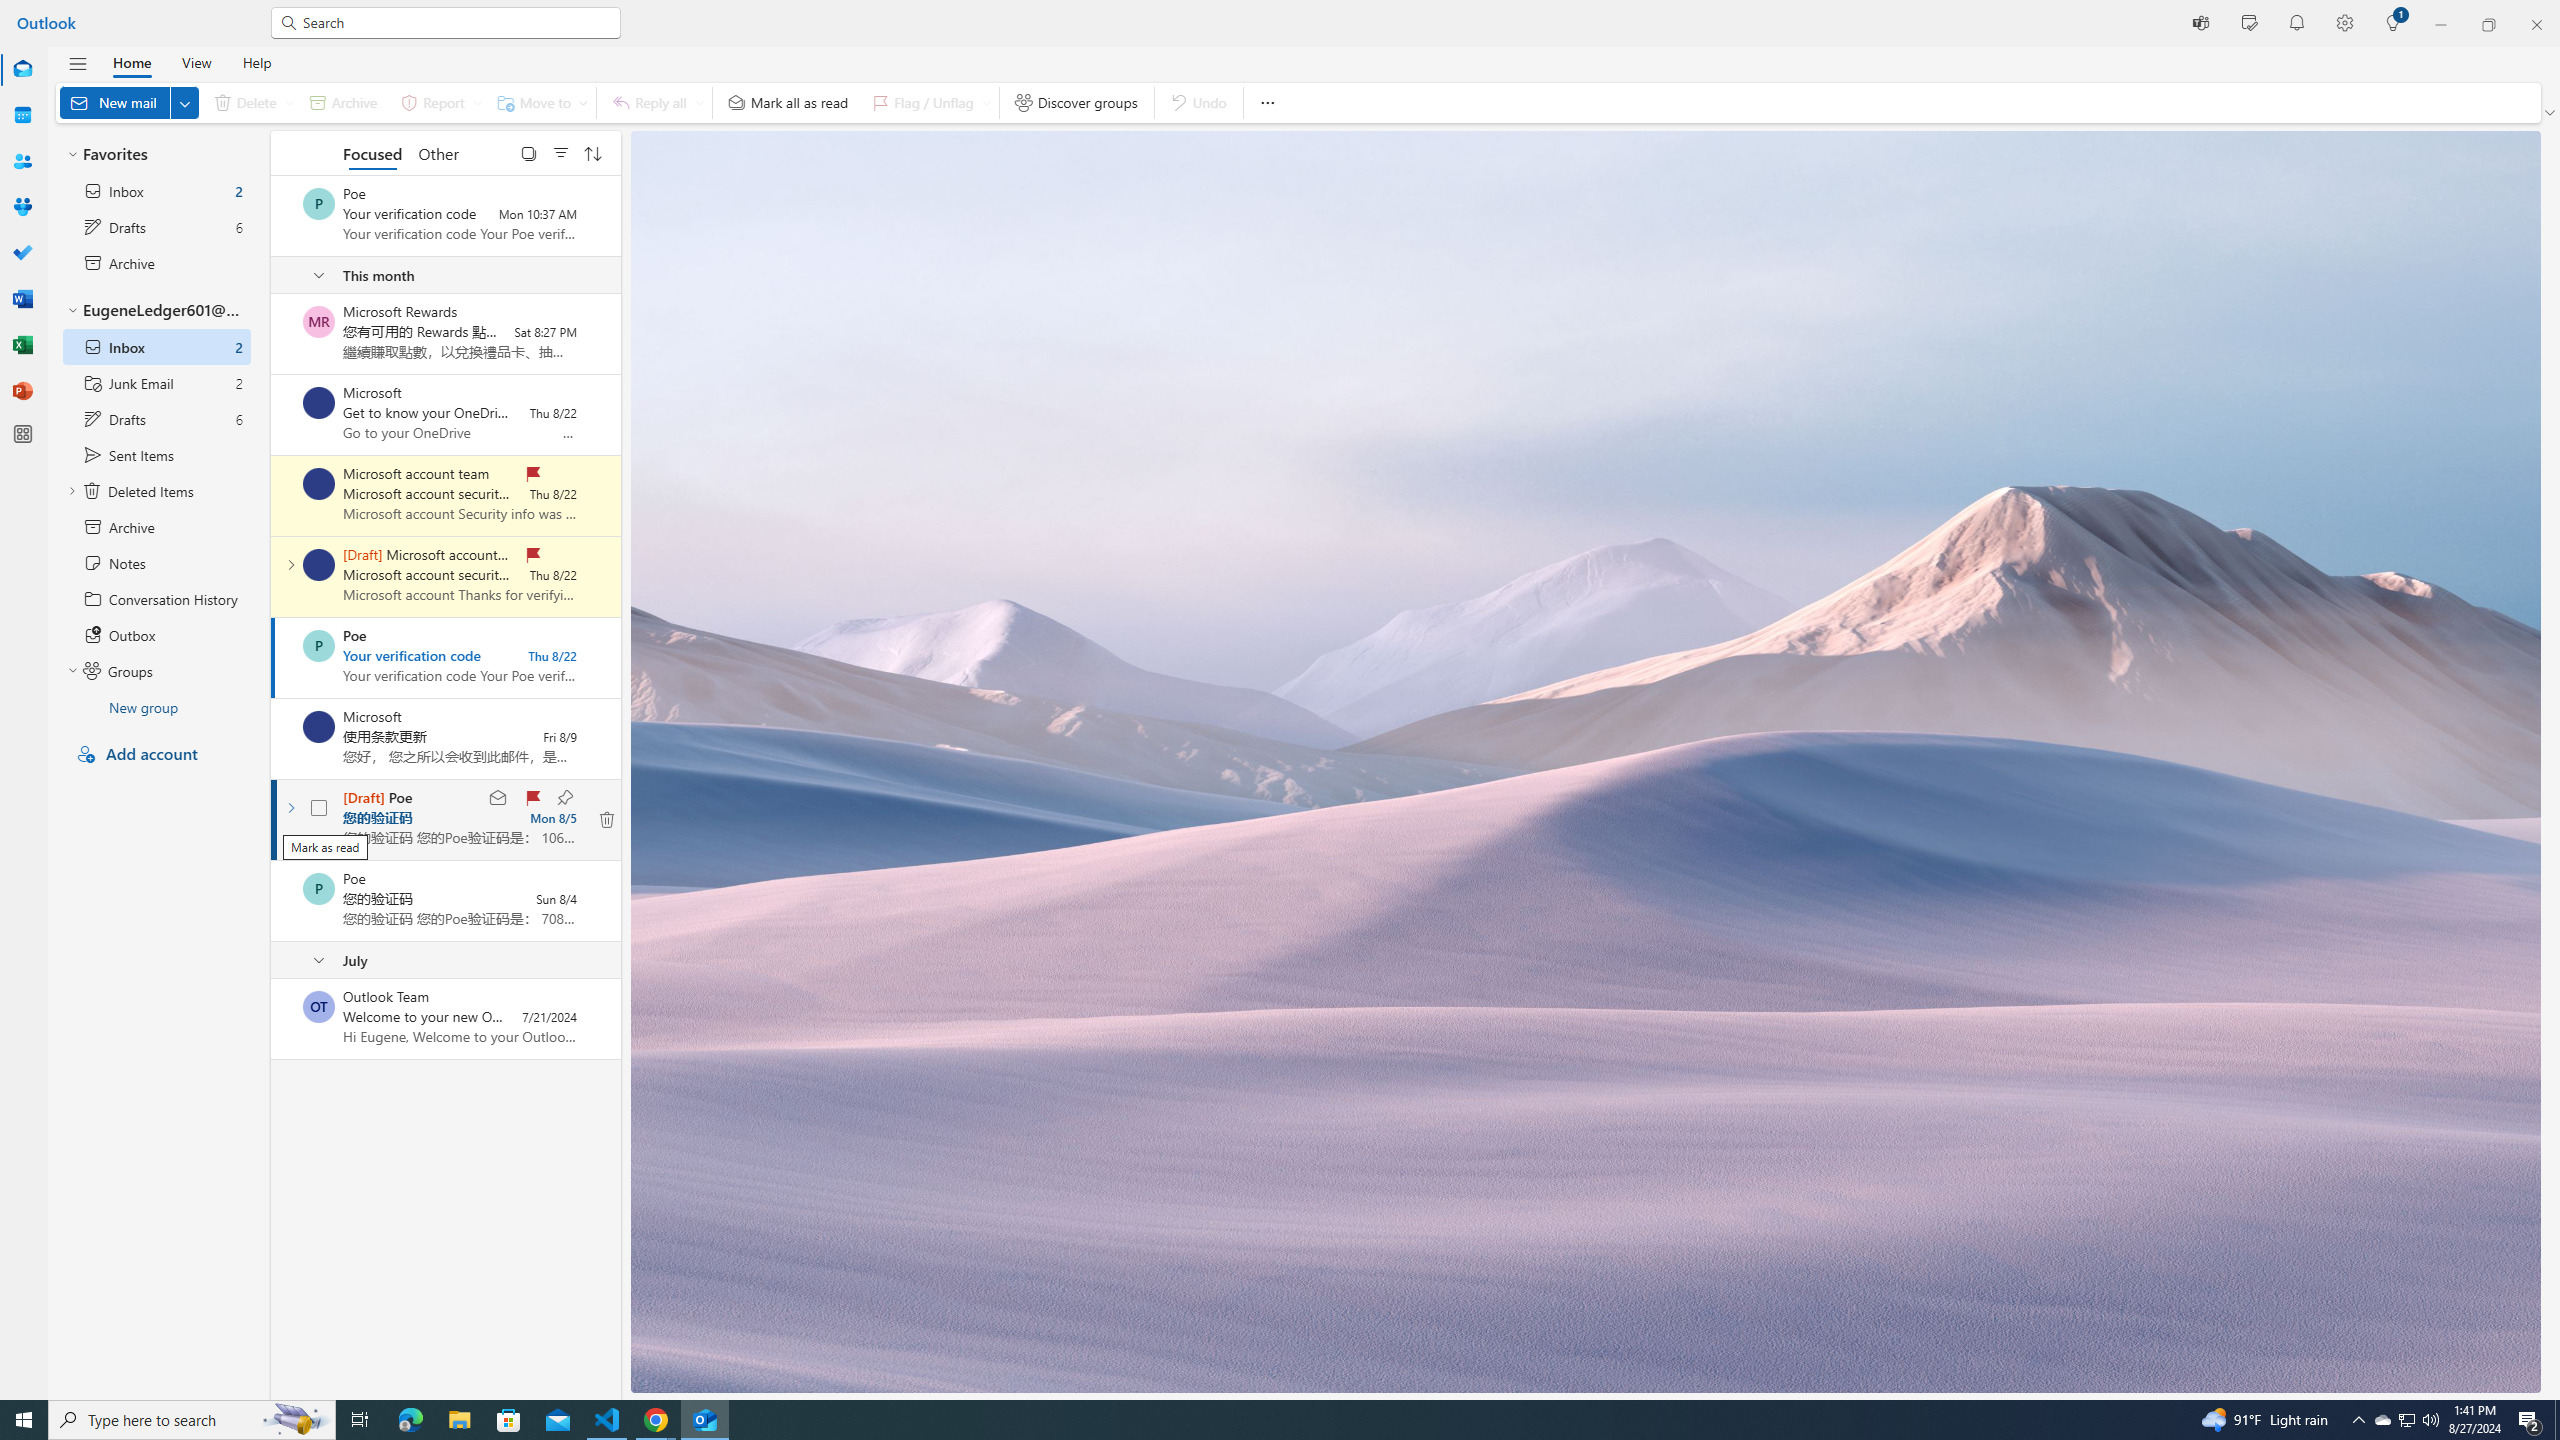  What do you see at coordinates (527, 152) in the screenshot?
I see `'Select'` at bounding box center [527, 152].